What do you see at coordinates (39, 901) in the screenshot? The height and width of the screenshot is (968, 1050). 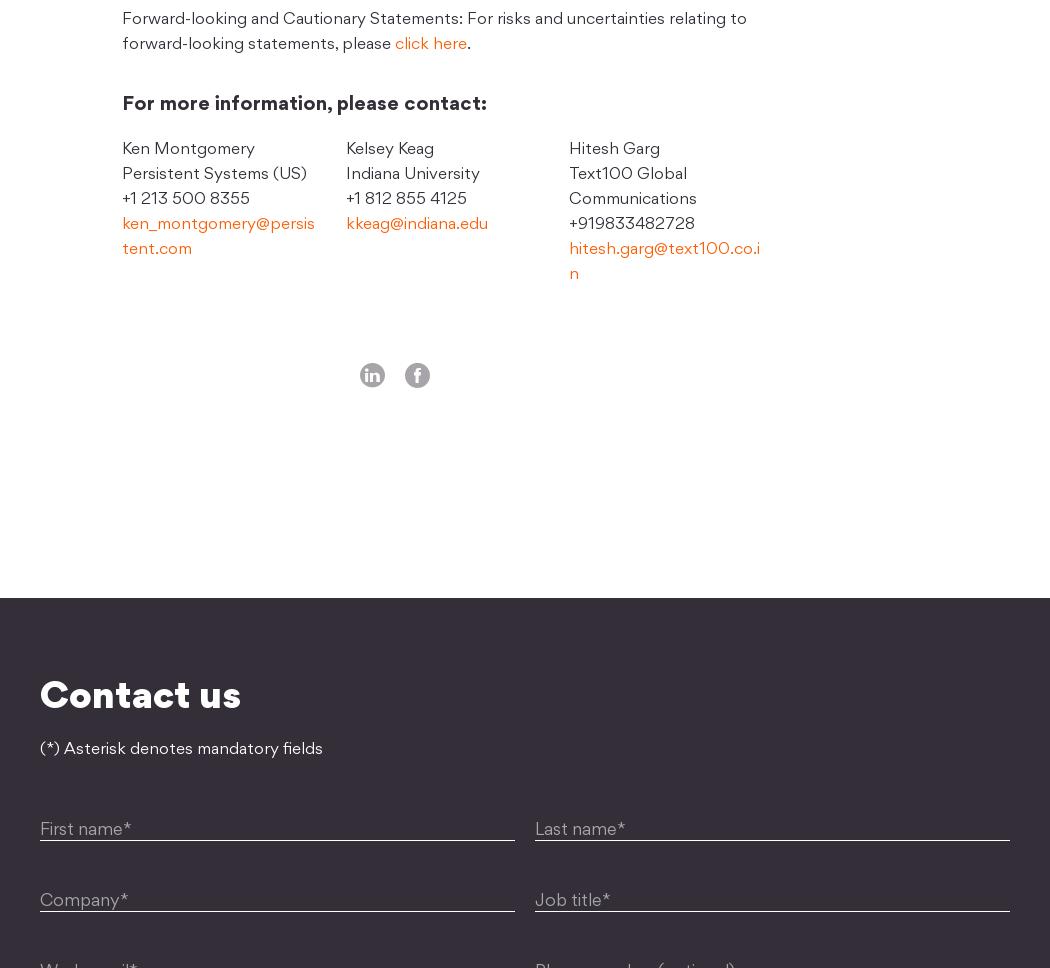 I see `'Company*'` at bounding box center [39, 901].